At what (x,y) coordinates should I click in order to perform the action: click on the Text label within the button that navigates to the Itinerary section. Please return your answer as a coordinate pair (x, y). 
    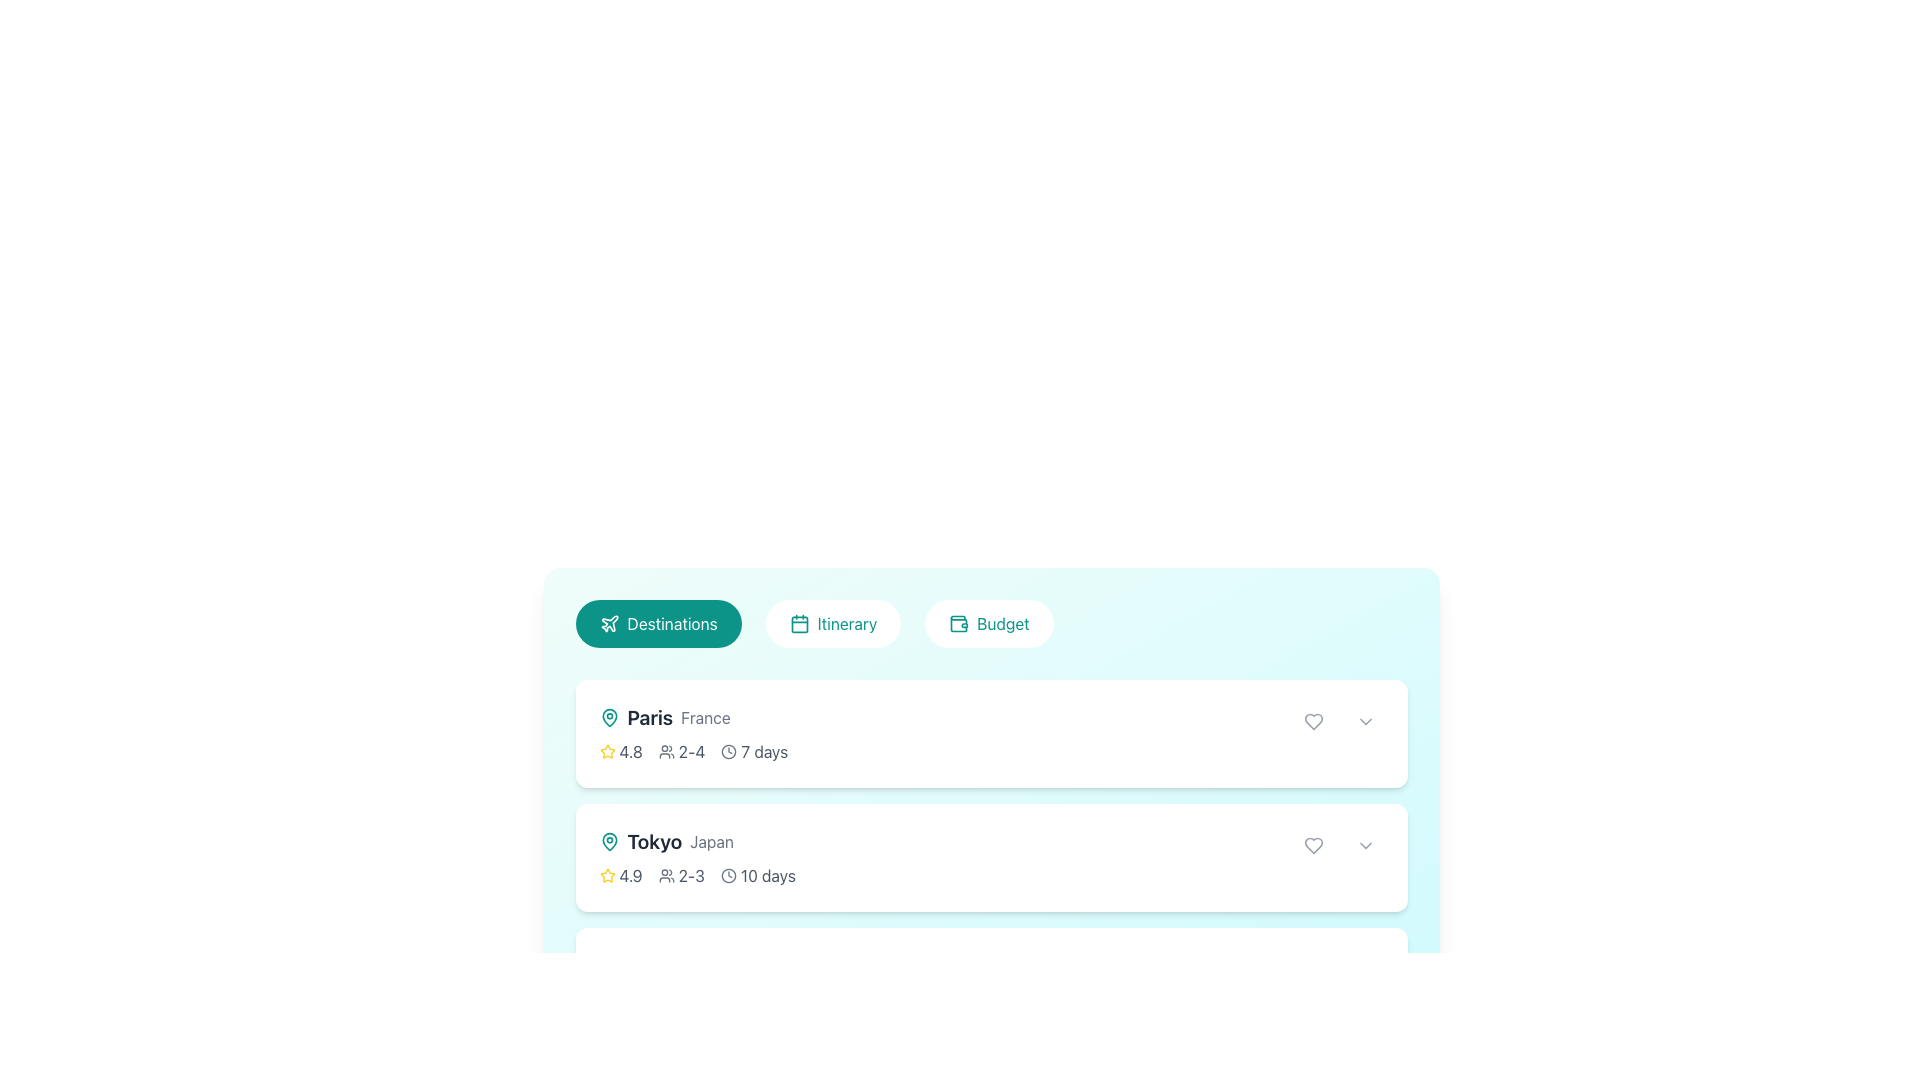
    Looking at the image, I should click on (847, 623).